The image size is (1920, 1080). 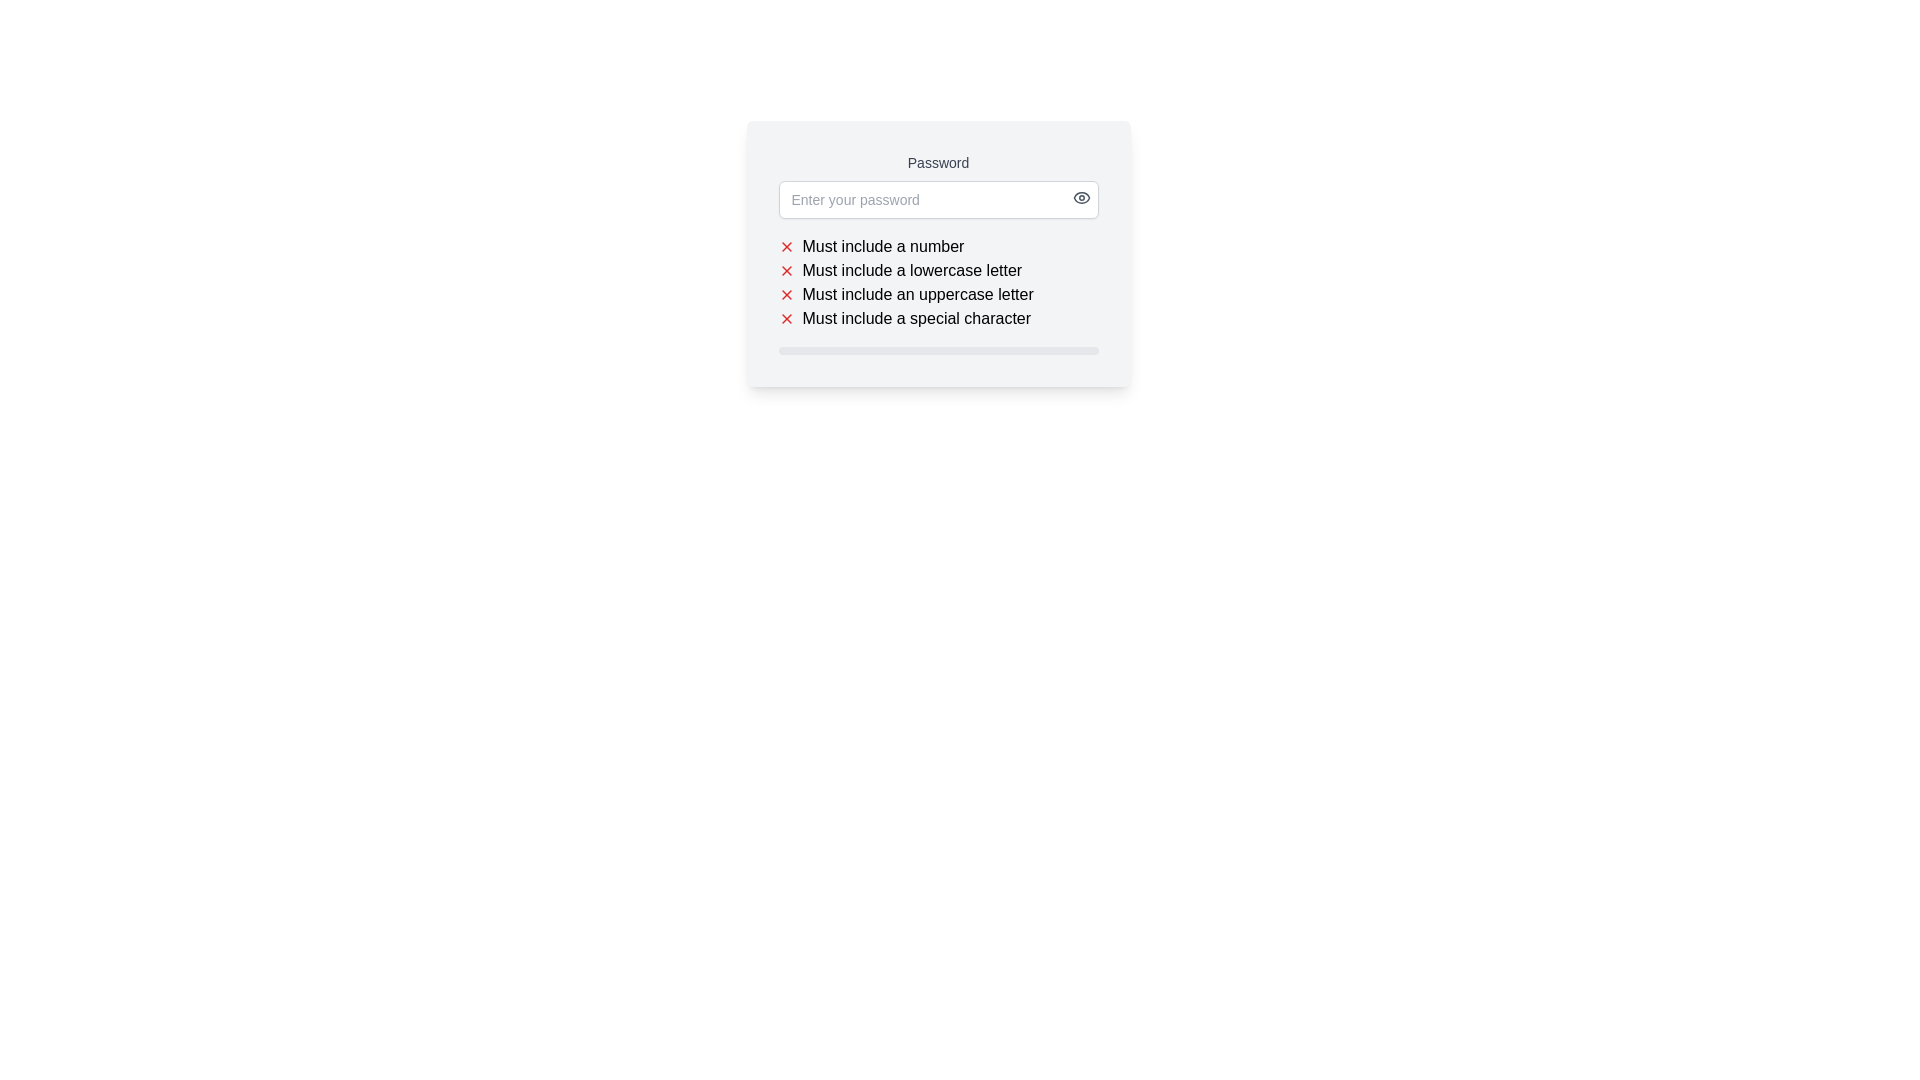 What do you see at coordinates (937, 318) in the screenshot?
I see `the text label that reads 'Must include a special character', which is the last item in a vertical list of password requirements, indicated by a red 'X' icon` at bounding box center [937, 318].